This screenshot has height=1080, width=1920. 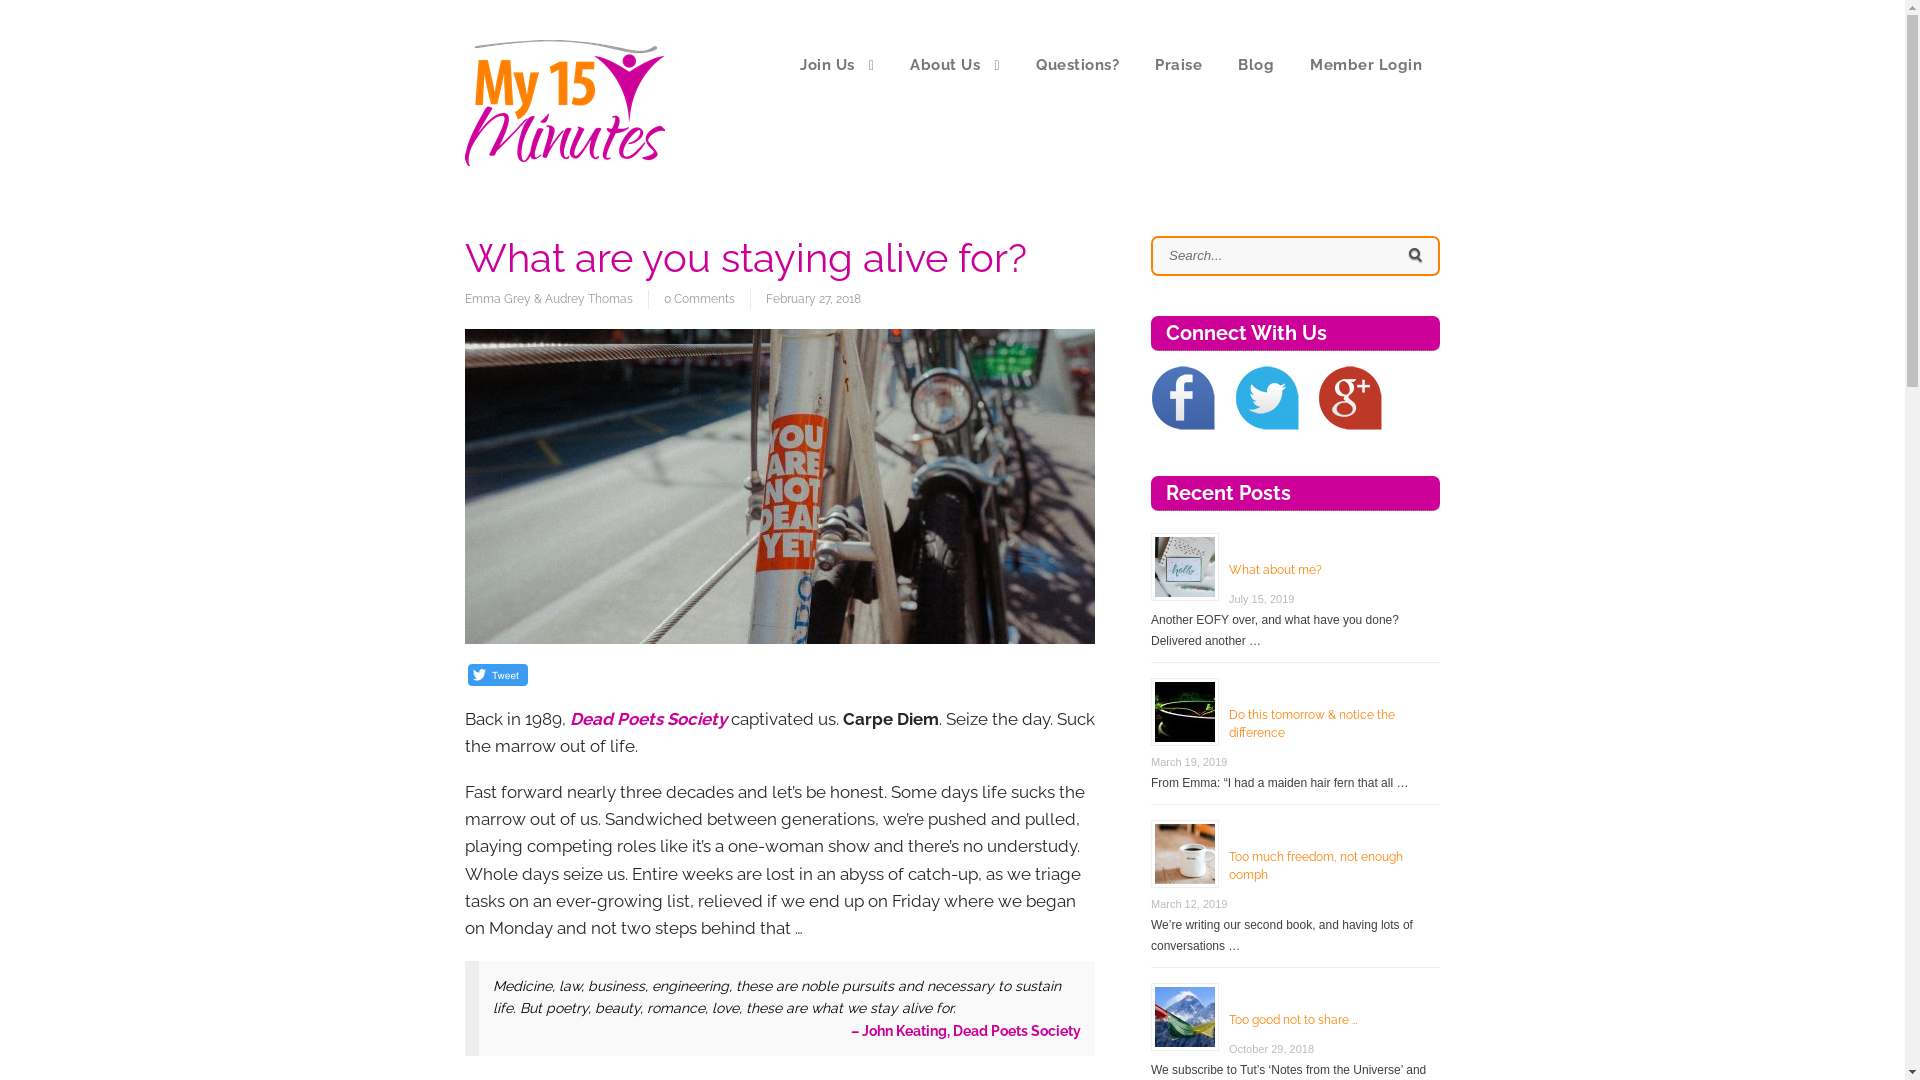 I want to click on 'Join Us', so click(x=836, y=64).